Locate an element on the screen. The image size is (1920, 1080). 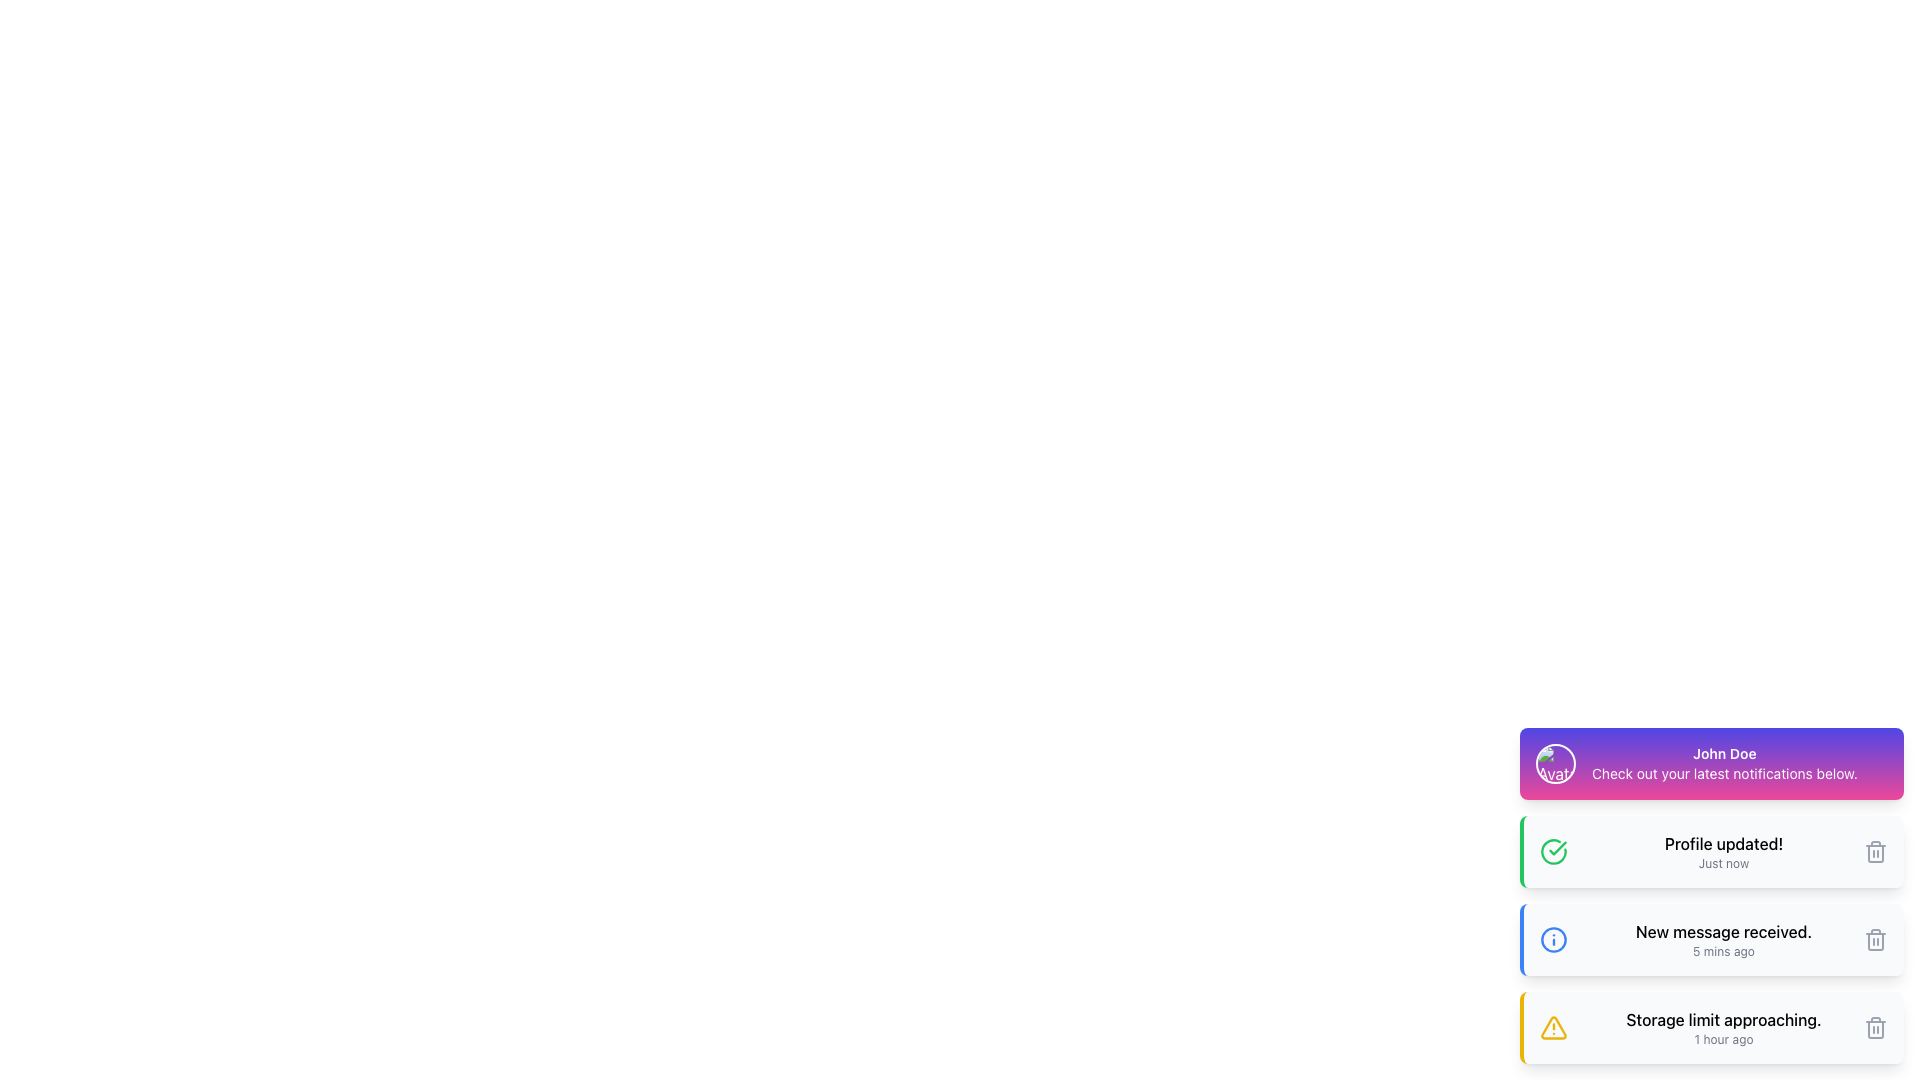
the text area that displays the message 'New message received.' with a timestamp '5 mins ago' in a light gray background, located in the second notification card is located at coordinates (1722, 940).